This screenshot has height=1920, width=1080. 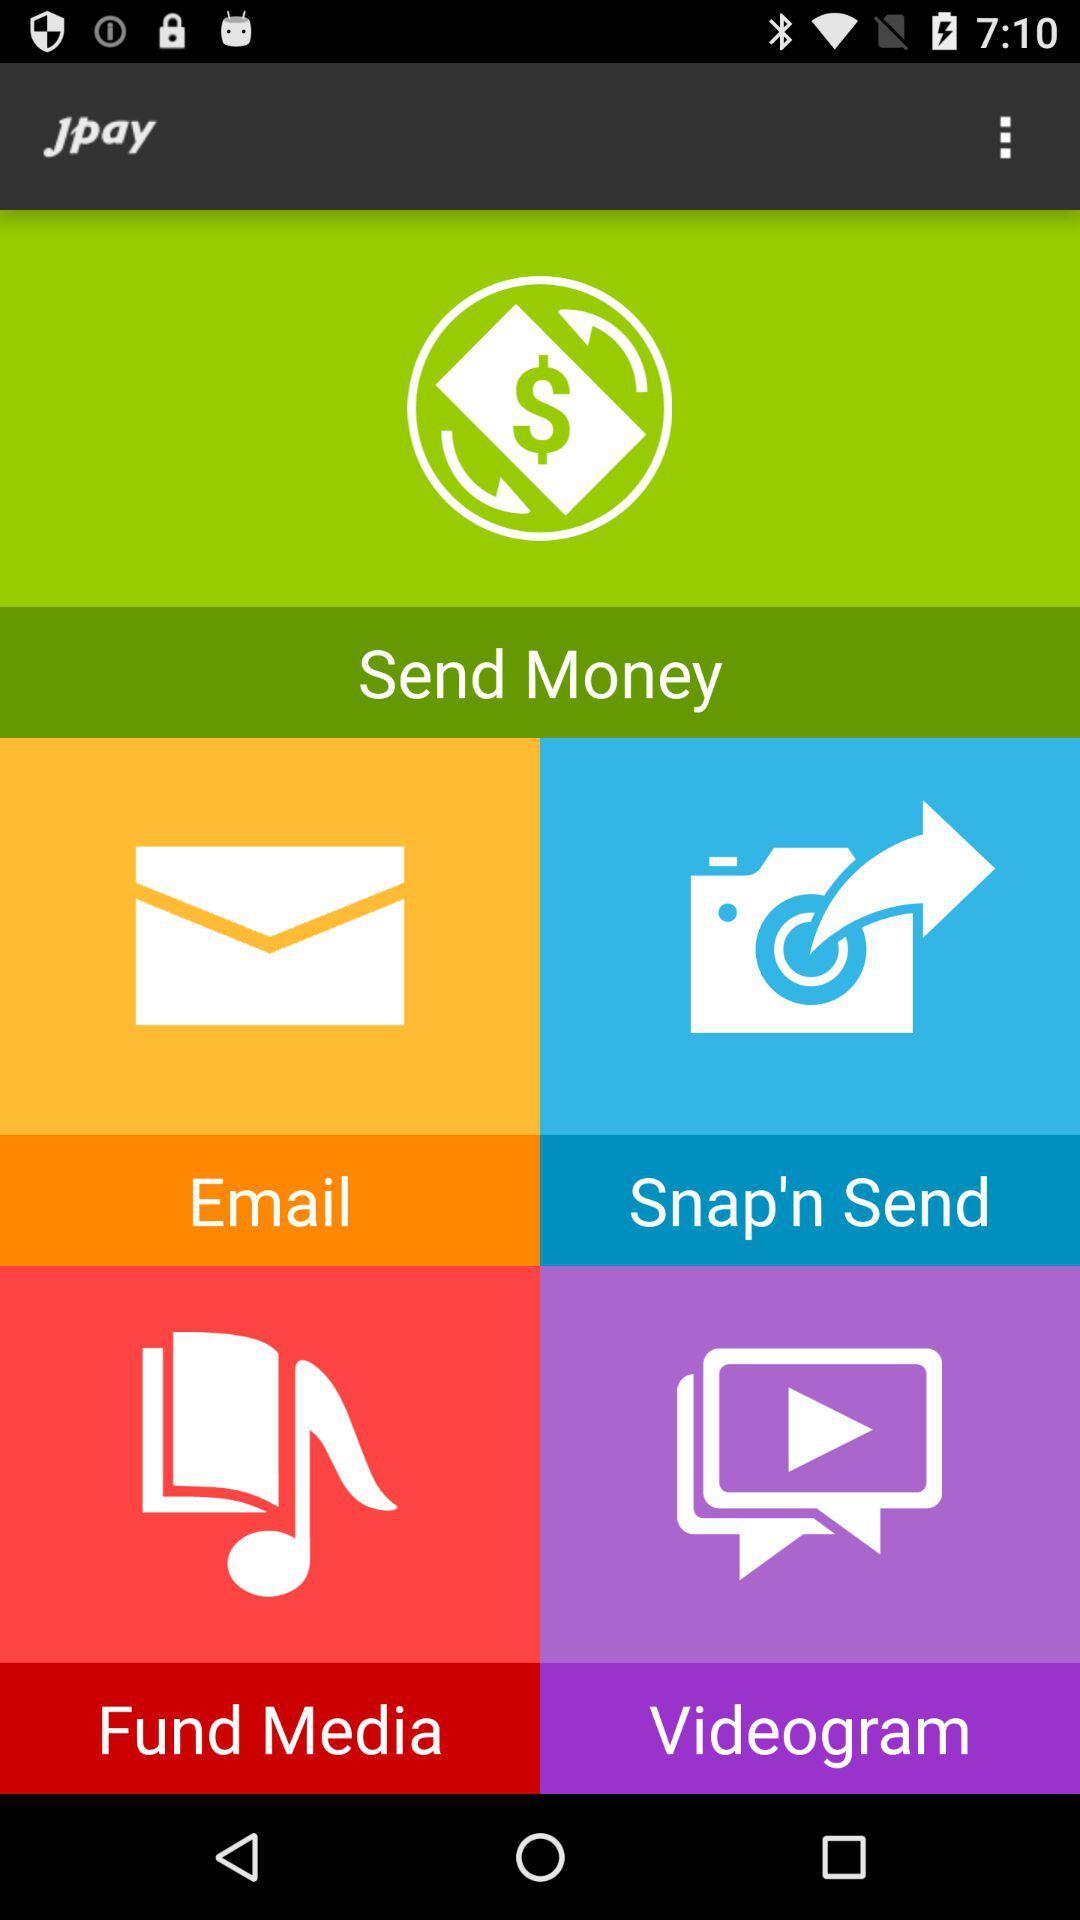 What do you see at coordinates (270, 1002) in the screenshot?
I see `email option` at bounding box center [270, 1002].